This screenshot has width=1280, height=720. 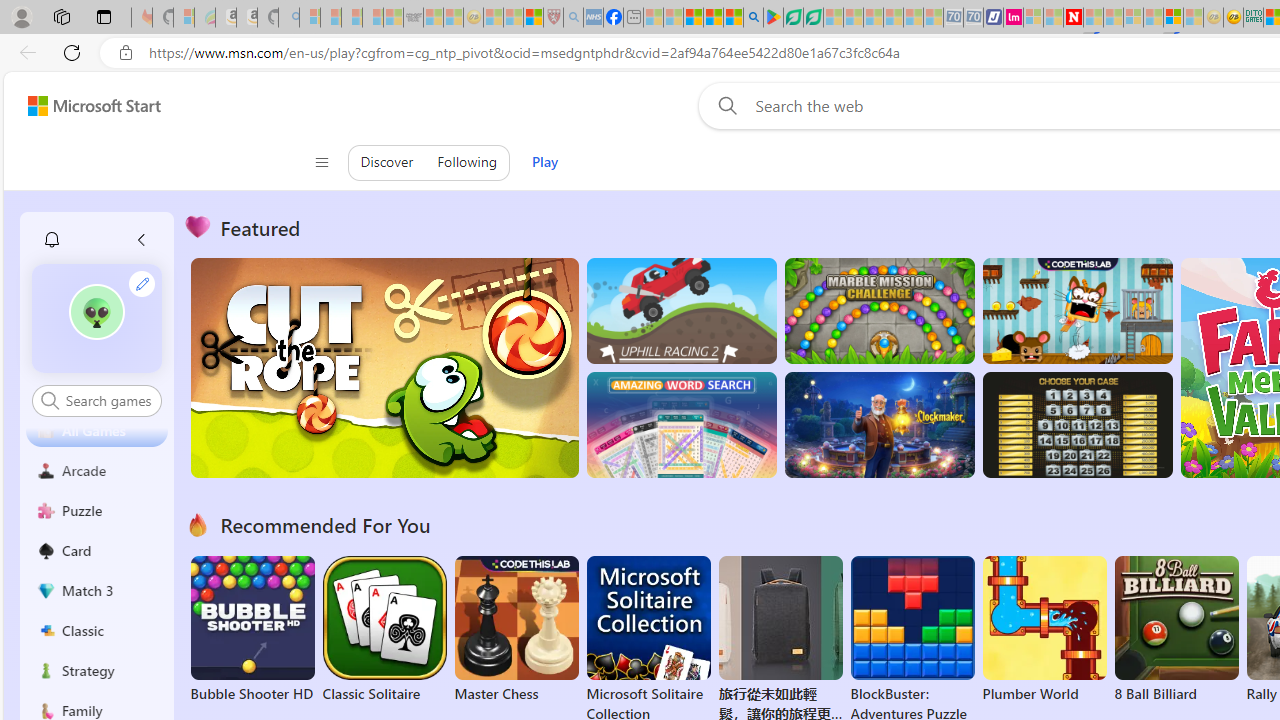 What do you see at coordinates (1076, 424) in the screenshot?
I see `'Deal or No Deal'` at bounding box center [1076, 424].